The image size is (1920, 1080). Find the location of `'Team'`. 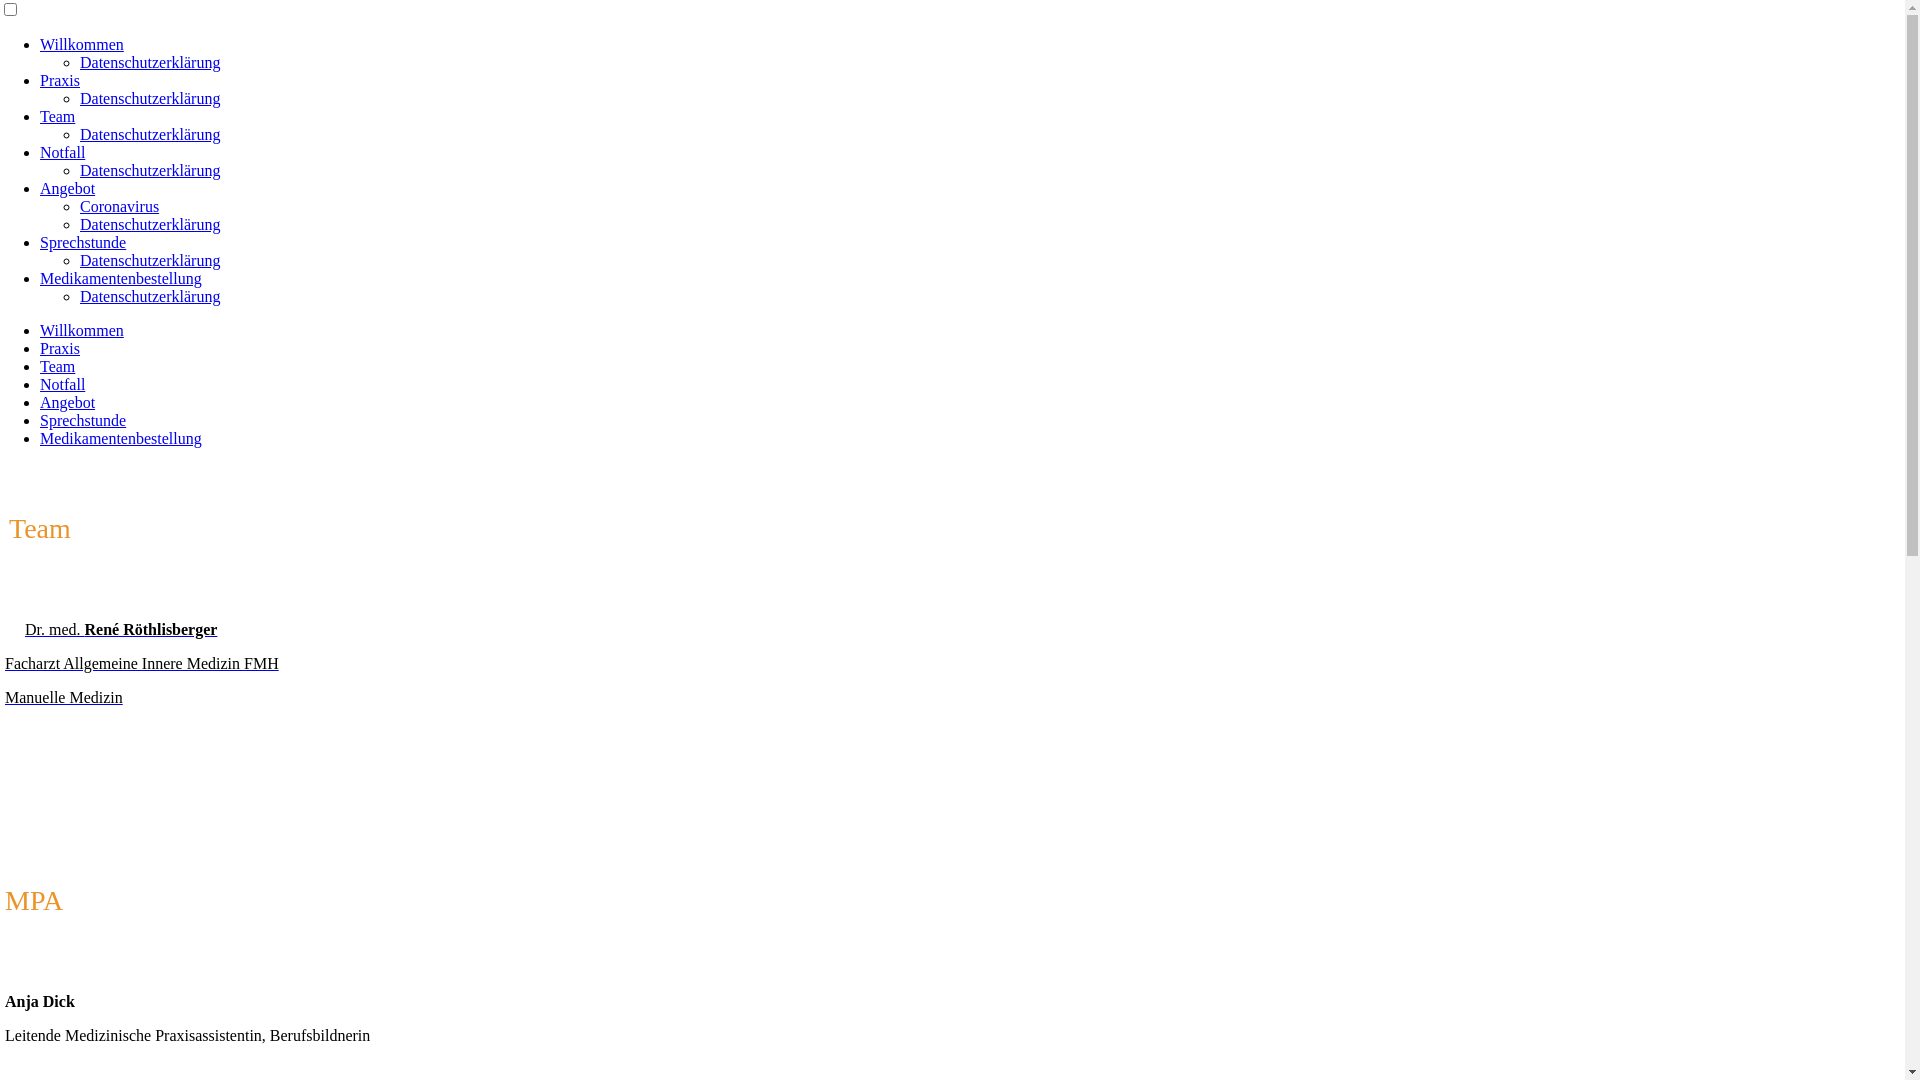

'Team' is located at coordinates (57, 116).